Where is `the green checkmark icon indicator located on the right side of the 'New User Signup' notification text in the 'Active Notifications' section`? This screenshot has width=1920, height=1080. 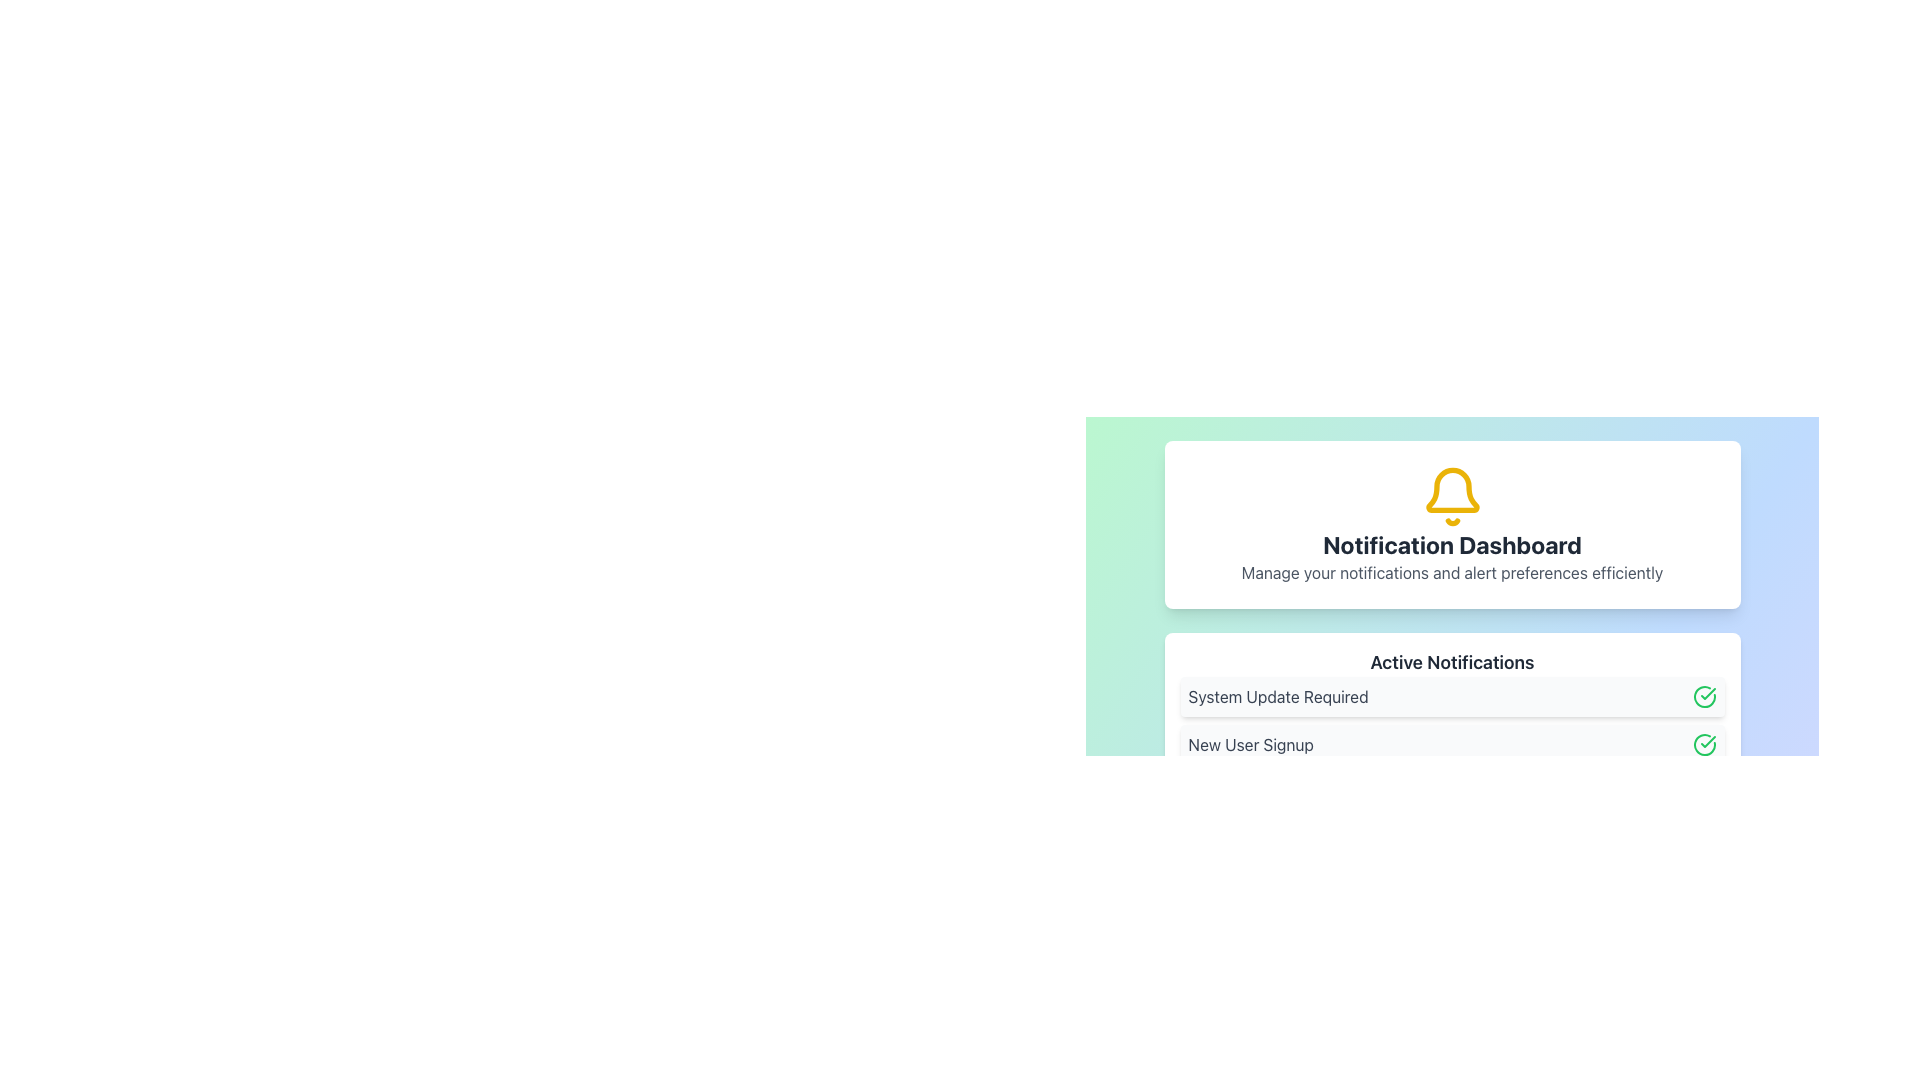 the green checkmark icon indicator located on the right side of the 'New User Signup' notification text in the 'Active Notifications' section is located at coordinates (1707, 693).